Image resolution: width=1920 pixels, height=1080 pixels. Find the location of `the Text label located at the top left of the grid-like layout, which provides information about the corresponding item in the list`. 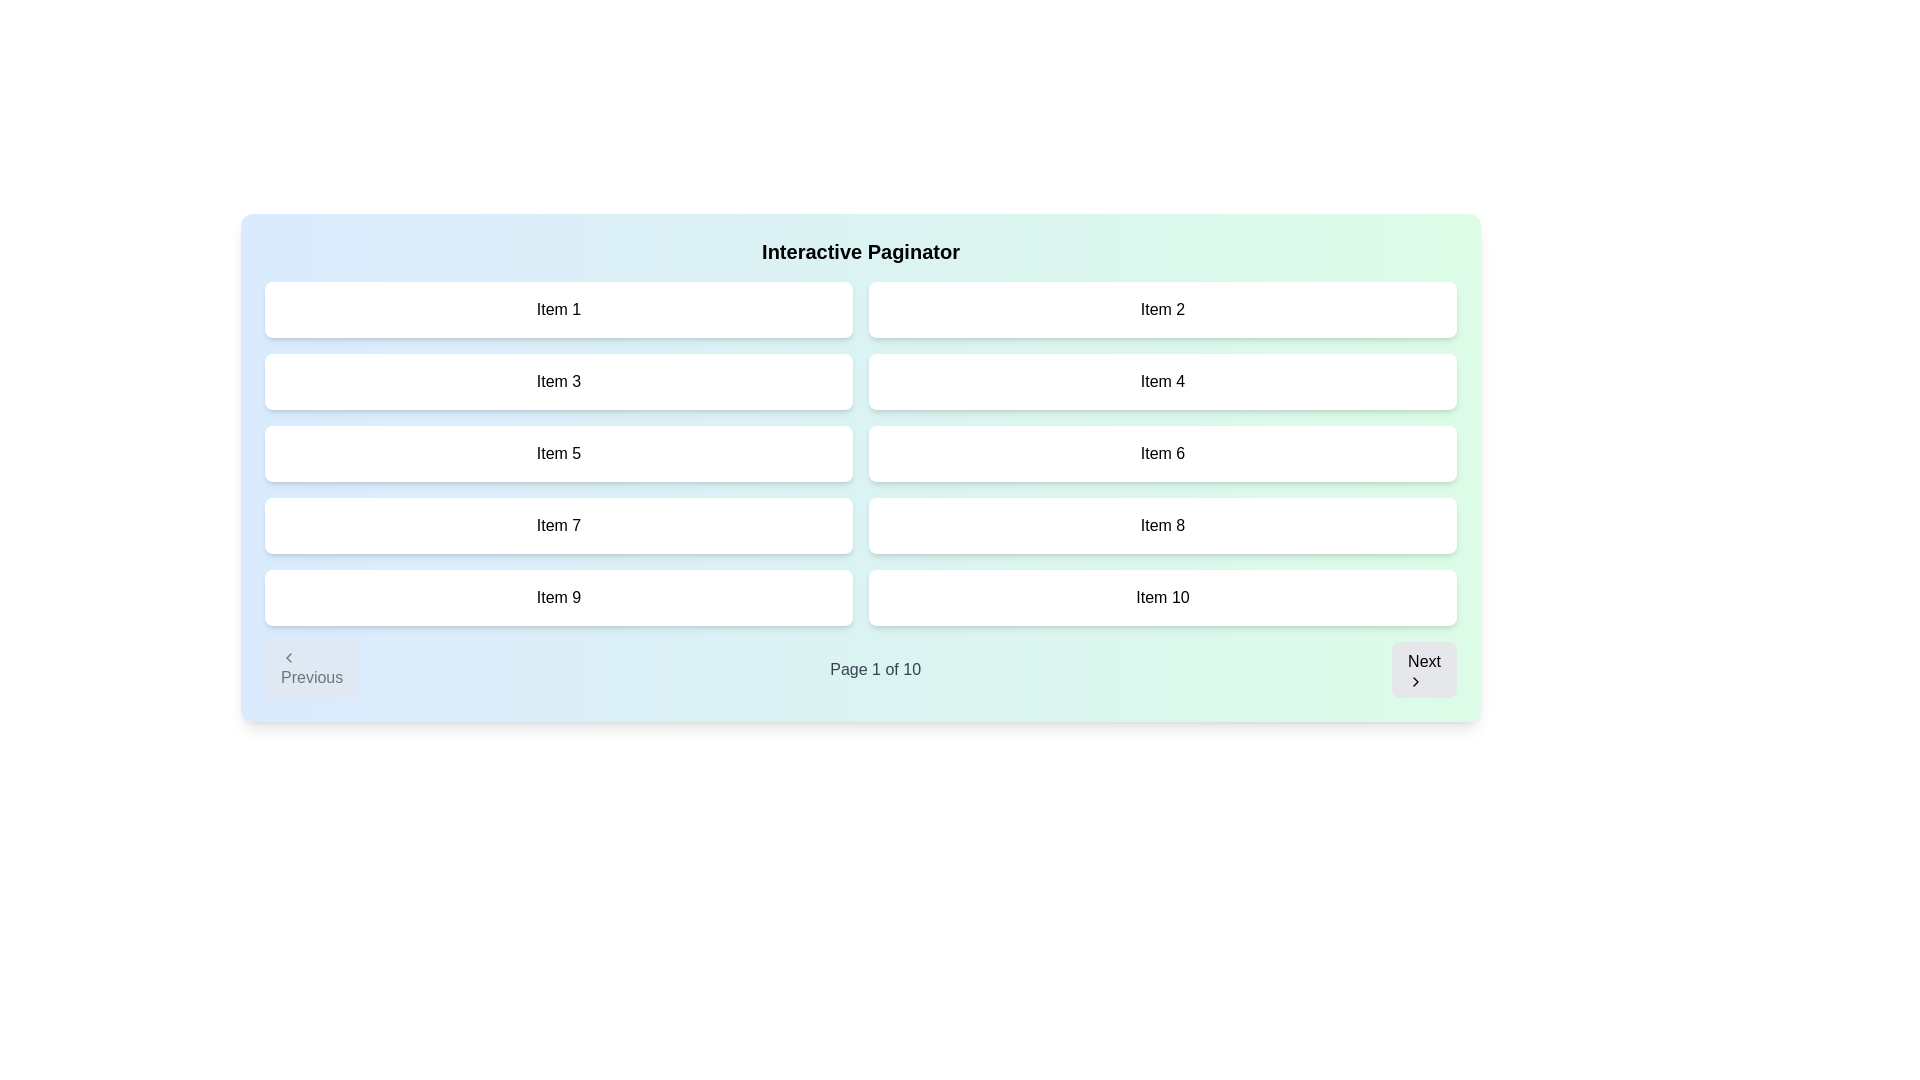

the Text label located at the top left of the grid-like layout, which provides information about the corresponding item in the list is located at coordinates (558, 309).